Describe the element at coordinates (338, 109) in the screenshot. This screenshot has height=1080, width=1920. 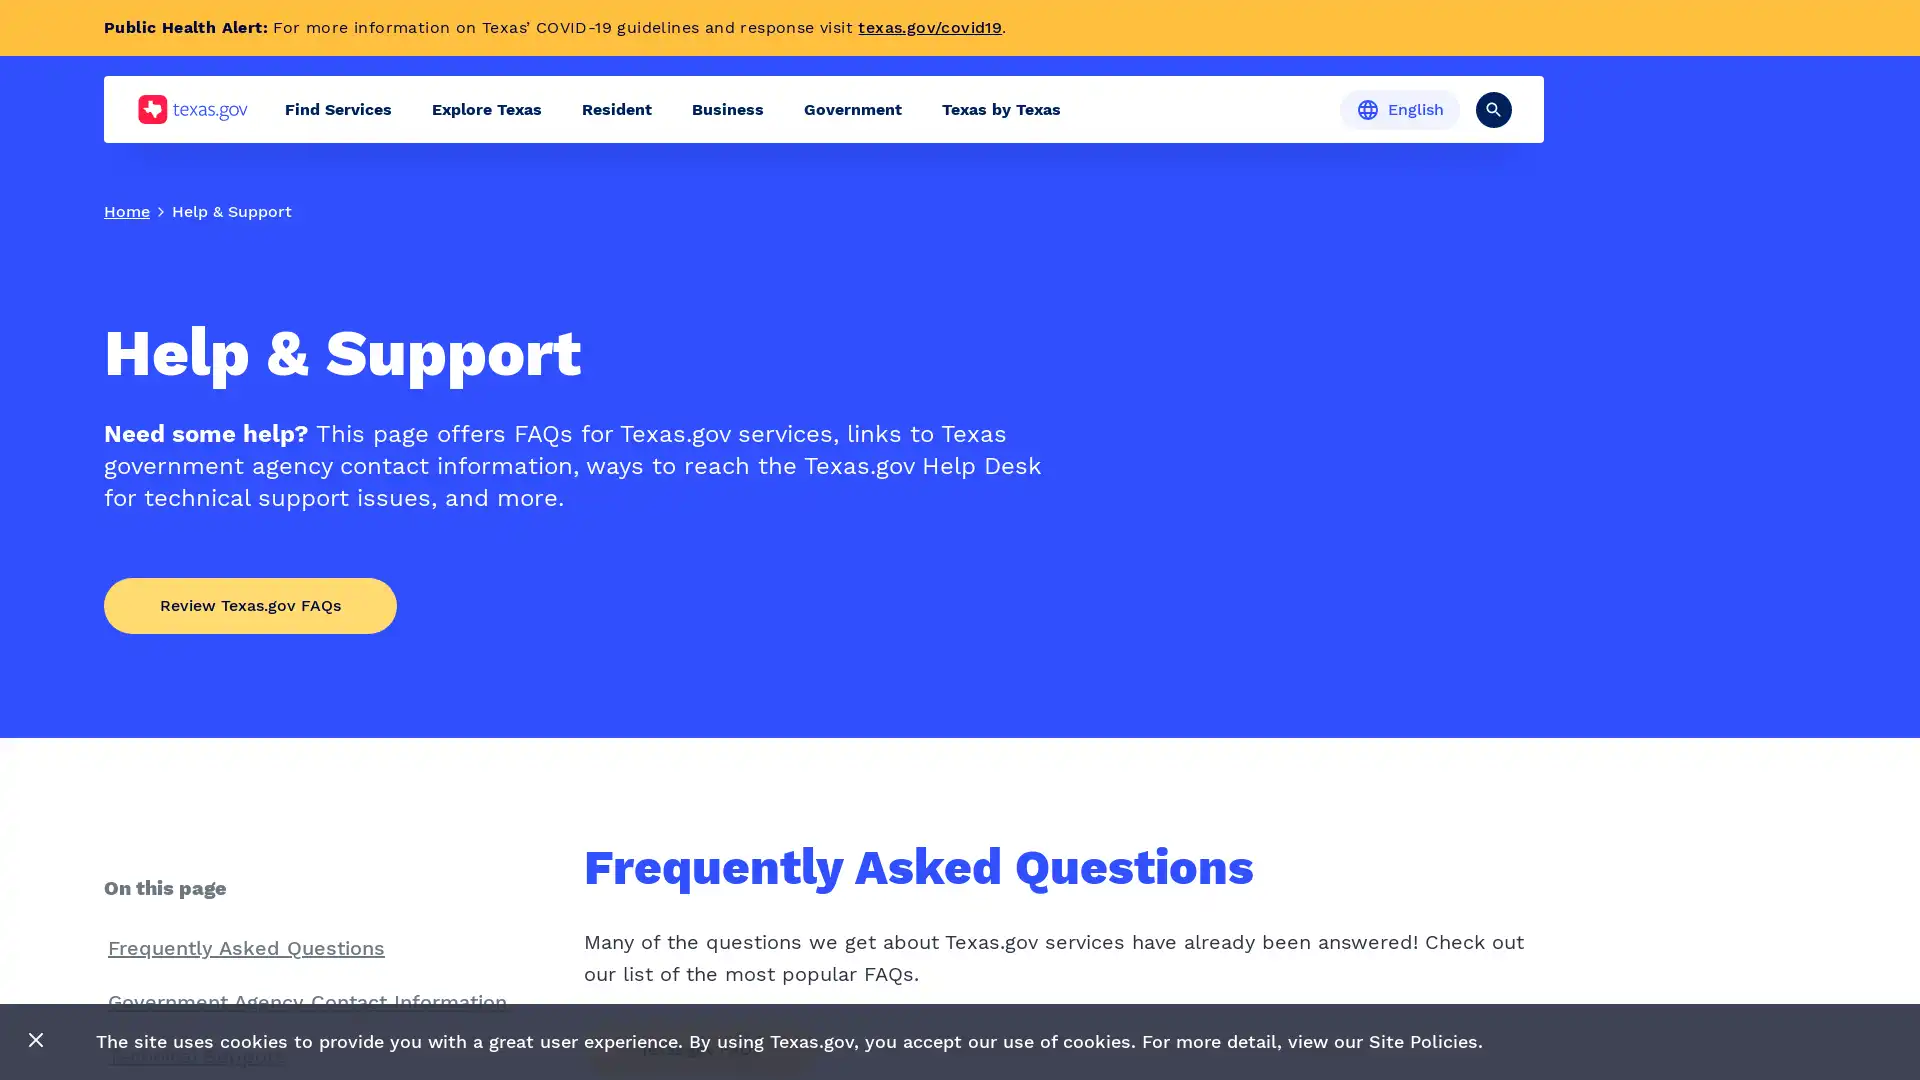
I see `Find Services` at that location.